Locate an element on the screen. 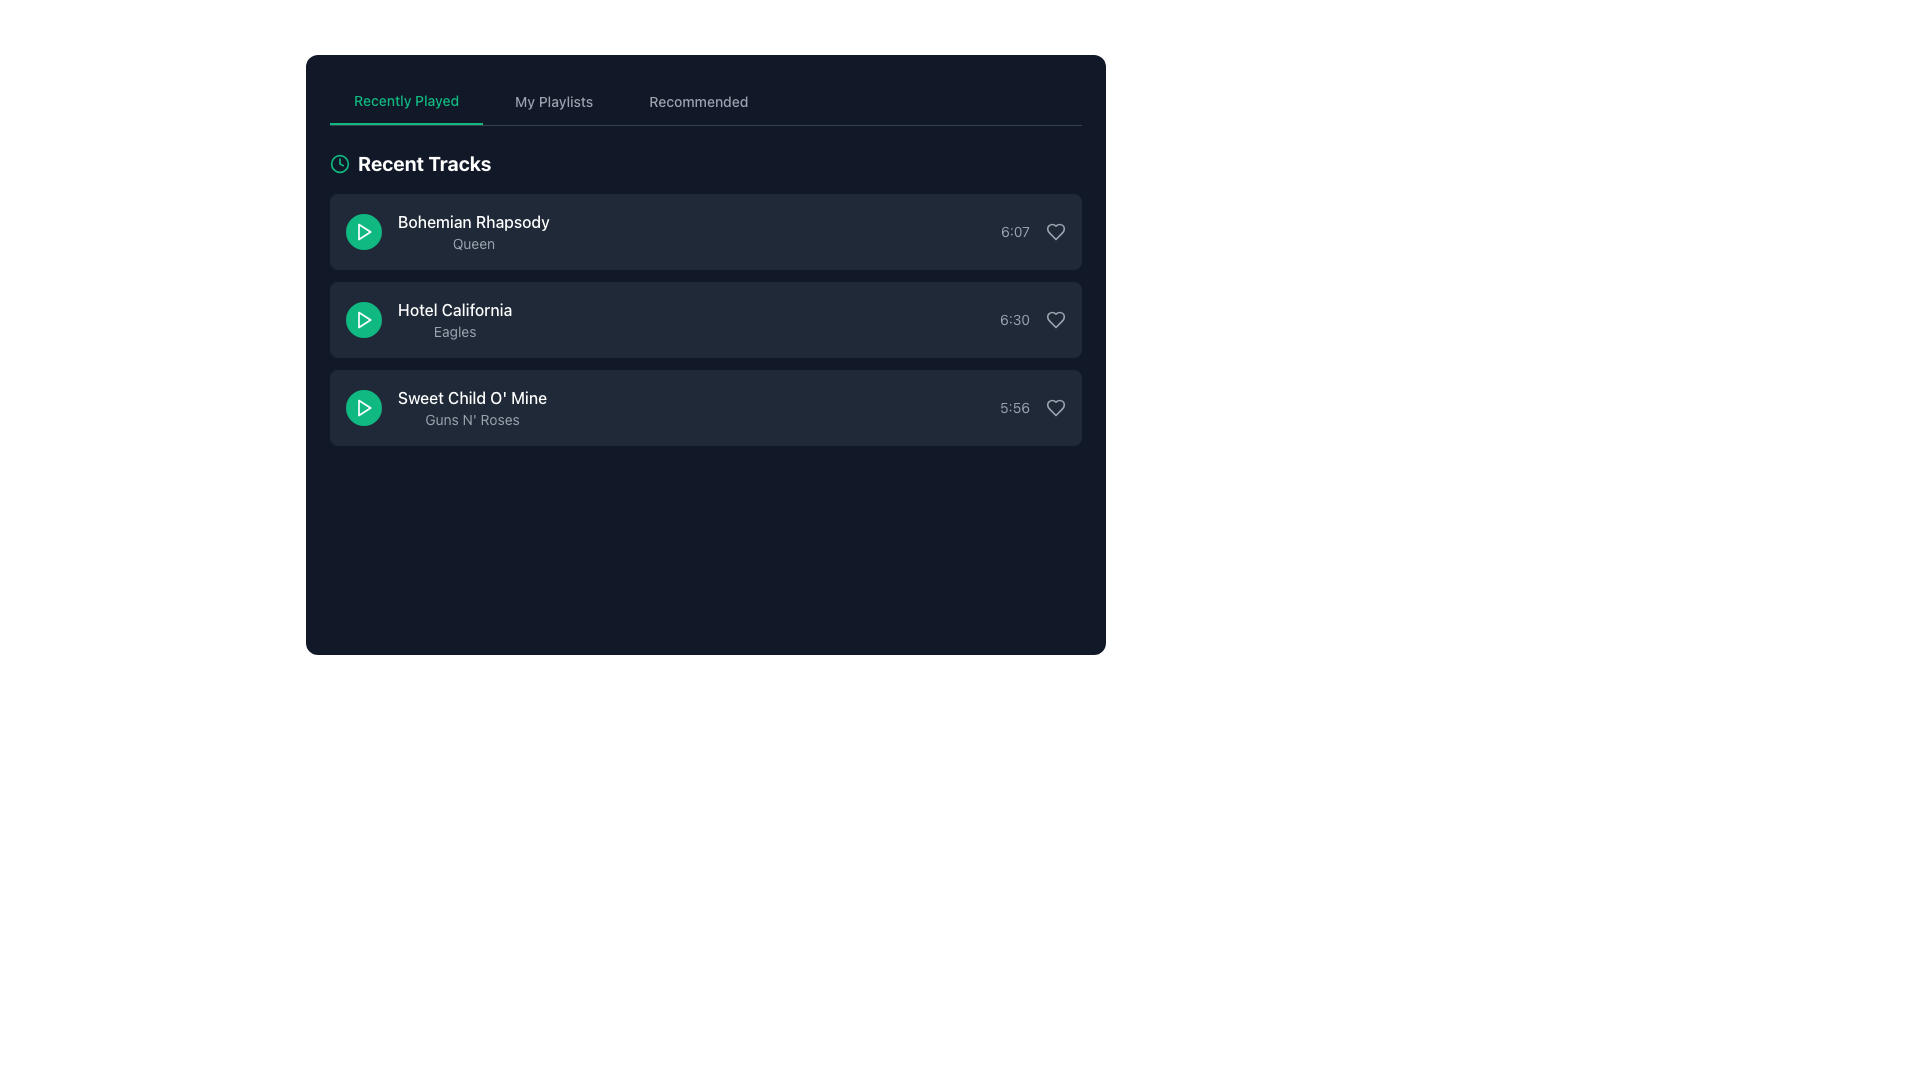 Image resolution: width=1920 pixels, height=1080 pixels. the SVG circle graphic that represents the clock's border or face, located near the top-left corner of the interface adjacent to the 'Recent Tracks' heading is located at coordinates (340, 163).